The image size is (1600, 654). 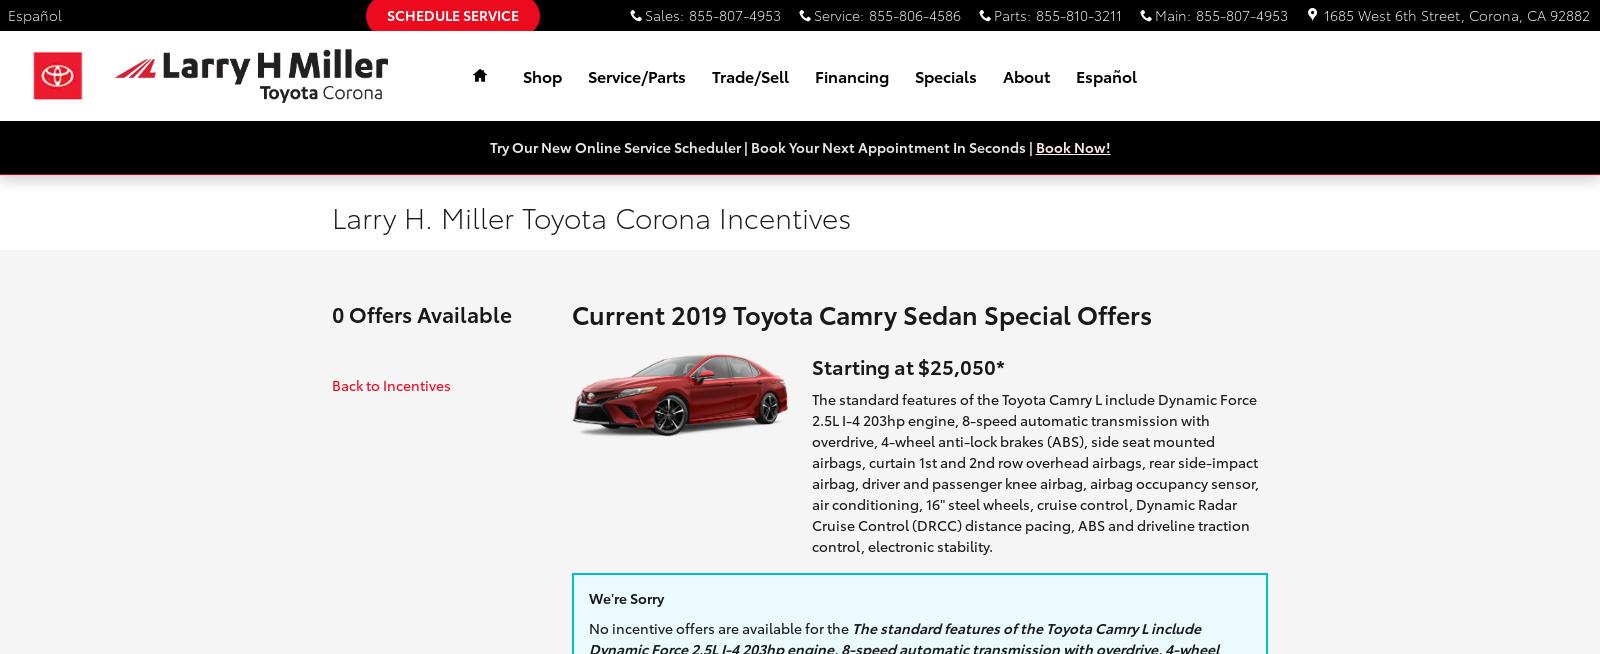 I want to click on 'Financing', so click(x=851, y=74).